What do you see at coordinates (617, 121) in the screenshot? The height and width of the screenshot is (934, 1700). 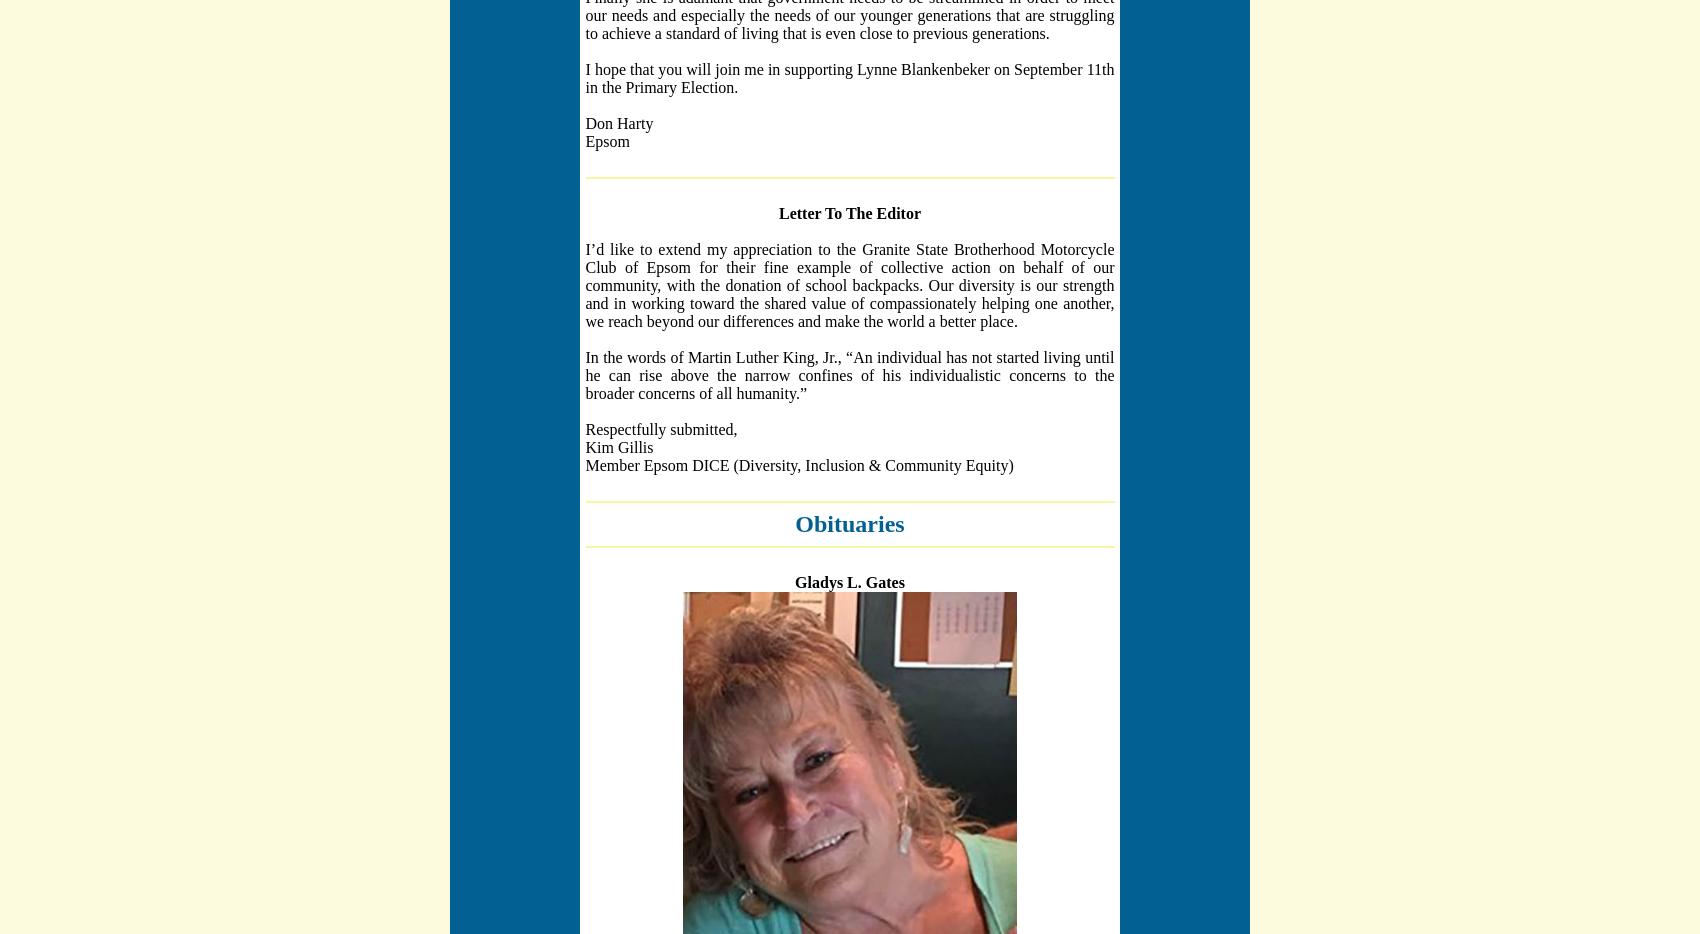 I see `'Don Harty'` at bounding box center [617, 121].